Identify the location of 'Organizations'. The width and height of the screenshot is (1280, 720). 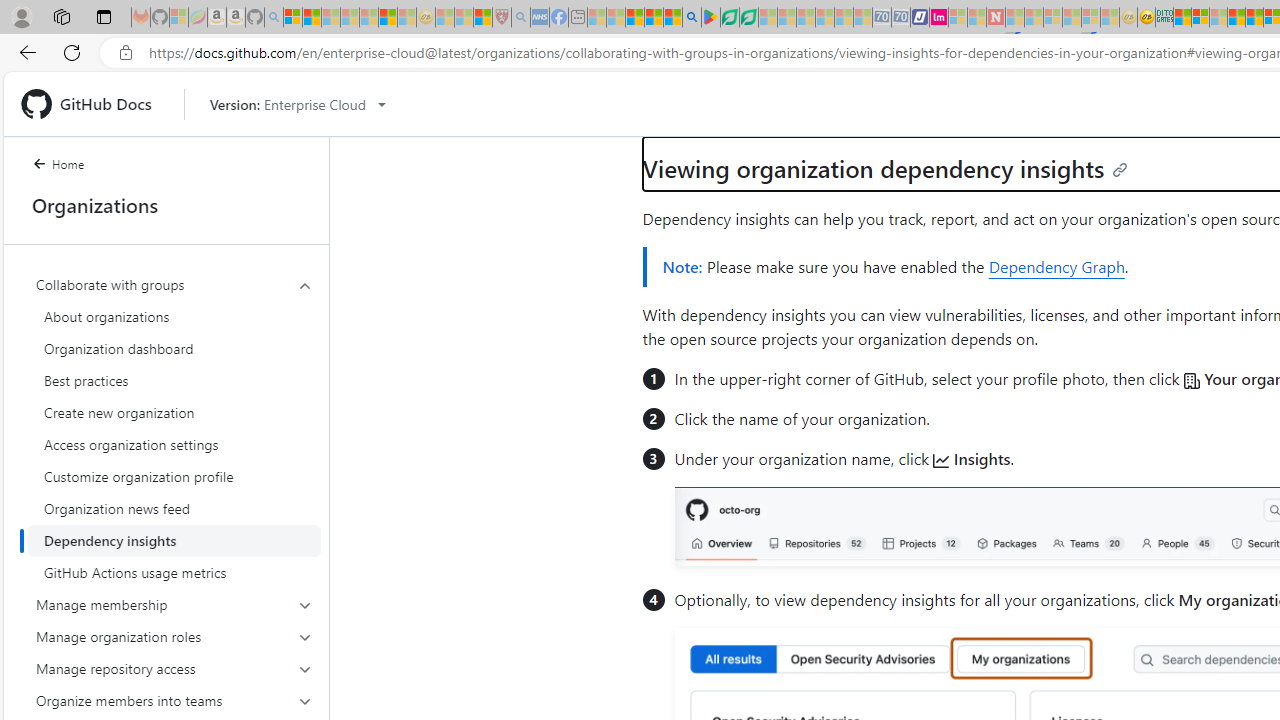
(166, 205).